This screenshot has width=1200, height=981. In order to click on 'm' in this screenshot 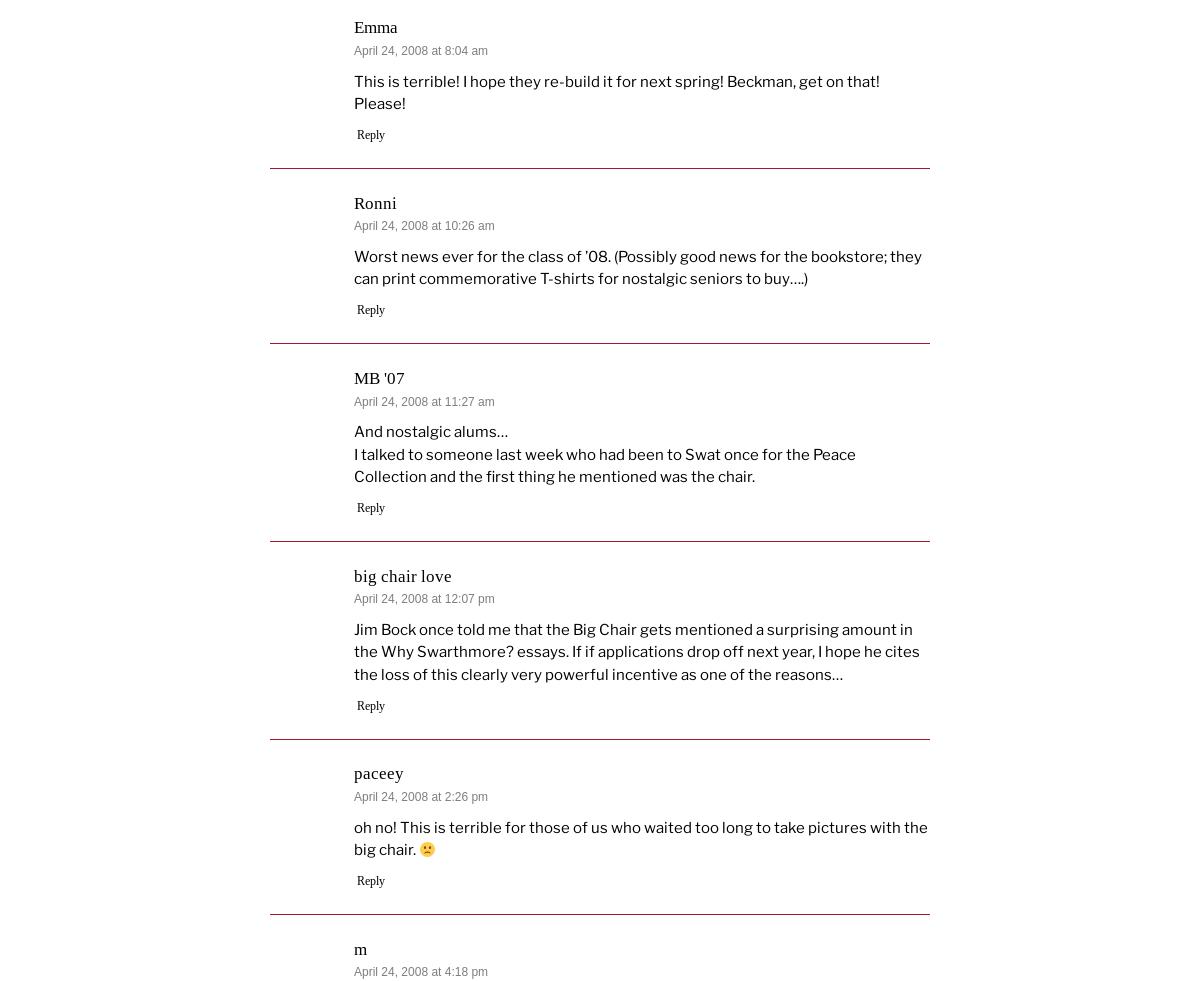, I will do `click(360, 948)`.